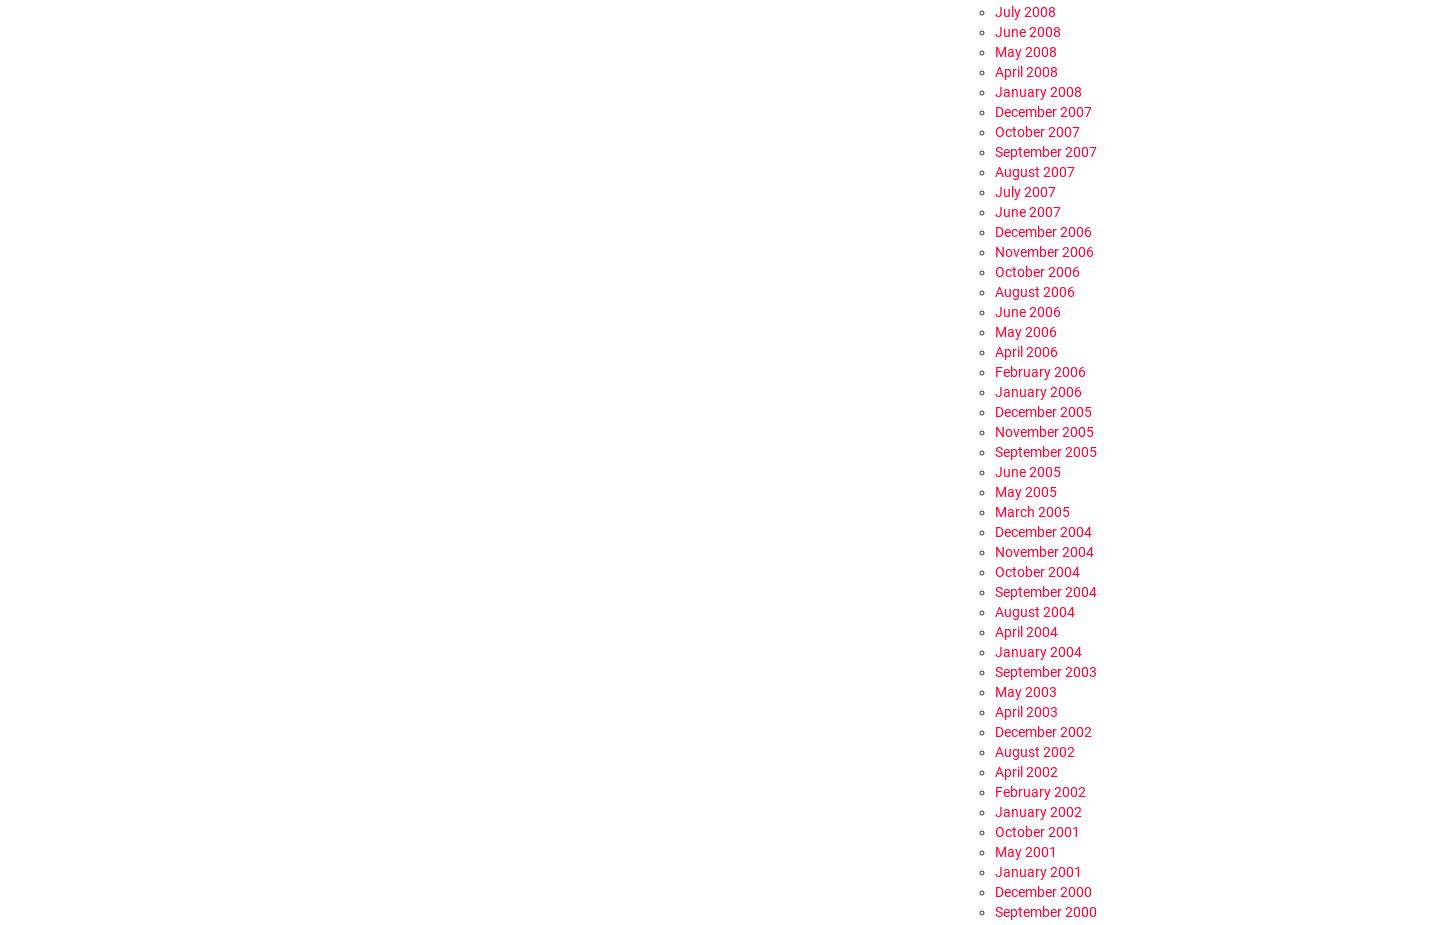 This screenshot has height=925, width=1450. I want to click on 'April 2002', so click(1026, 770).